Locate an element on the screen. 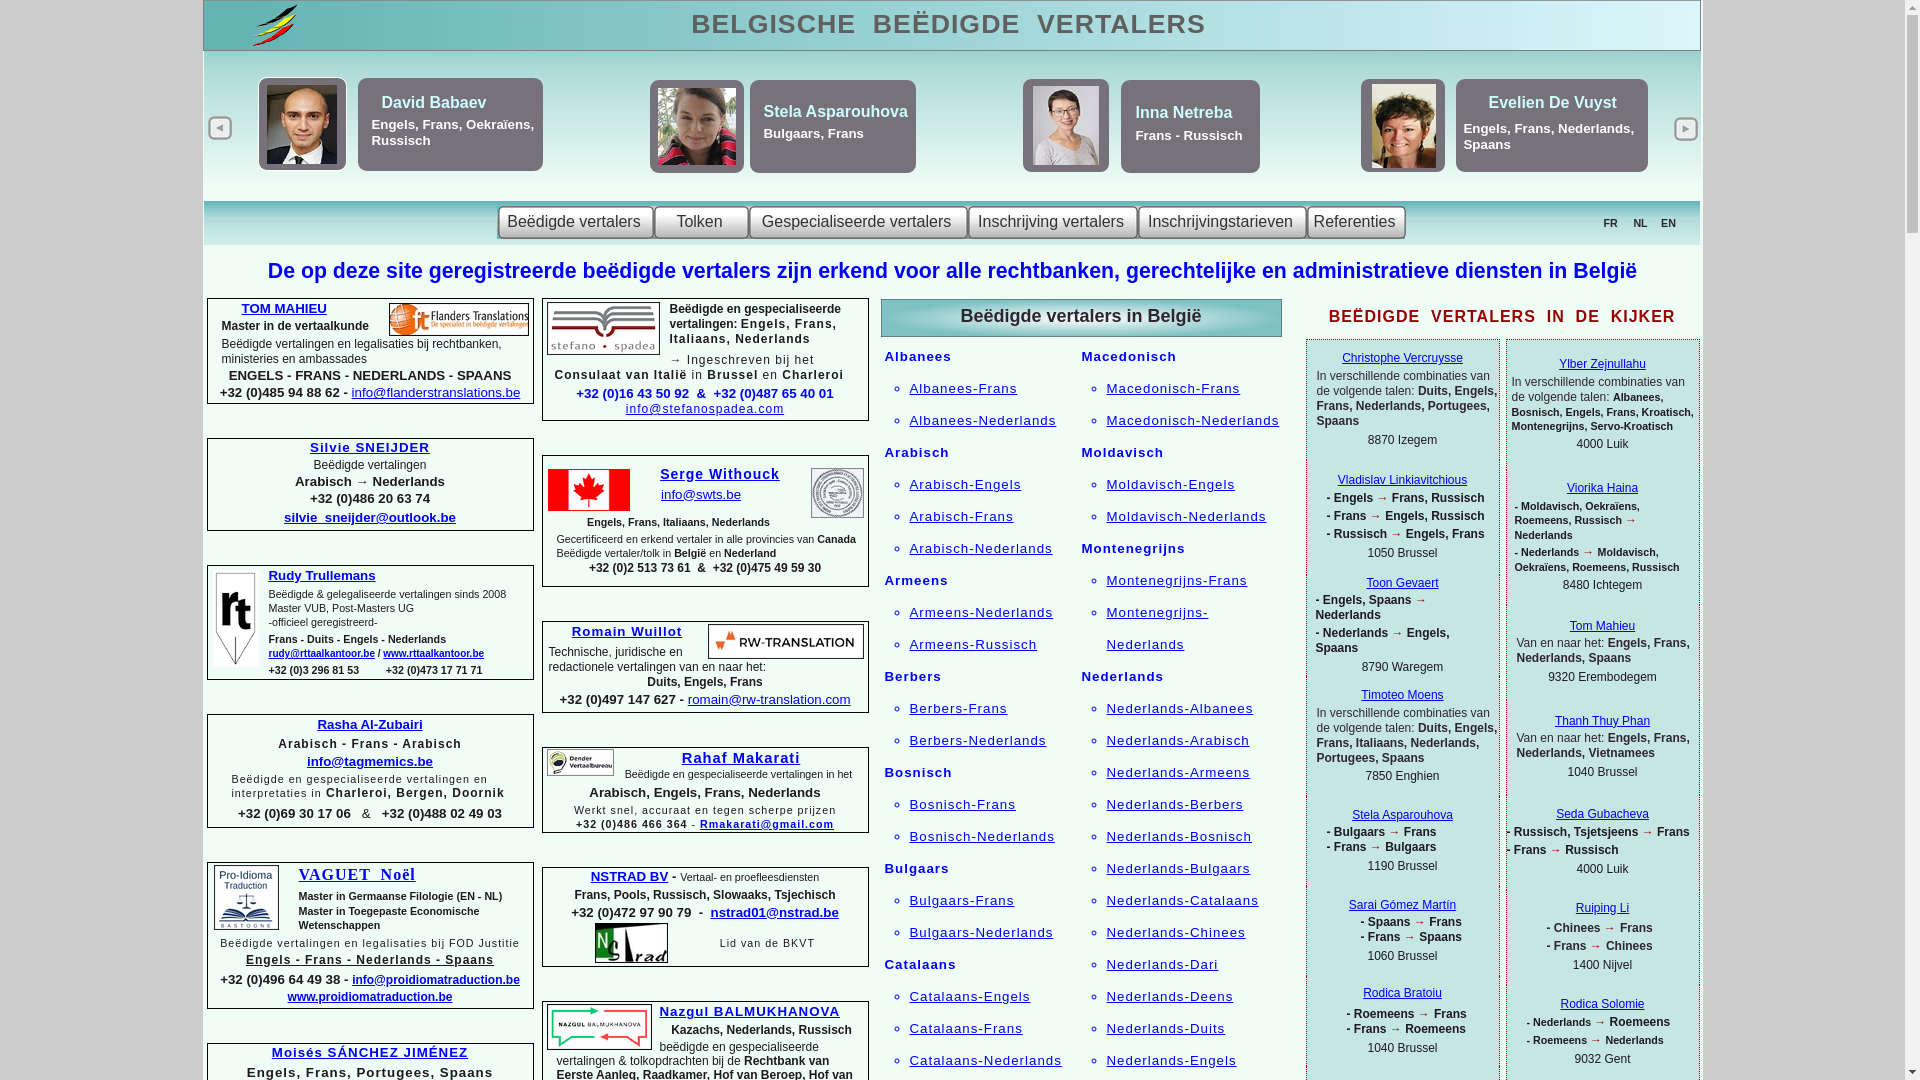 The image size is (1920, 1080). 'Ylber Zejnullahu' is located at coordinates (1602, 363).